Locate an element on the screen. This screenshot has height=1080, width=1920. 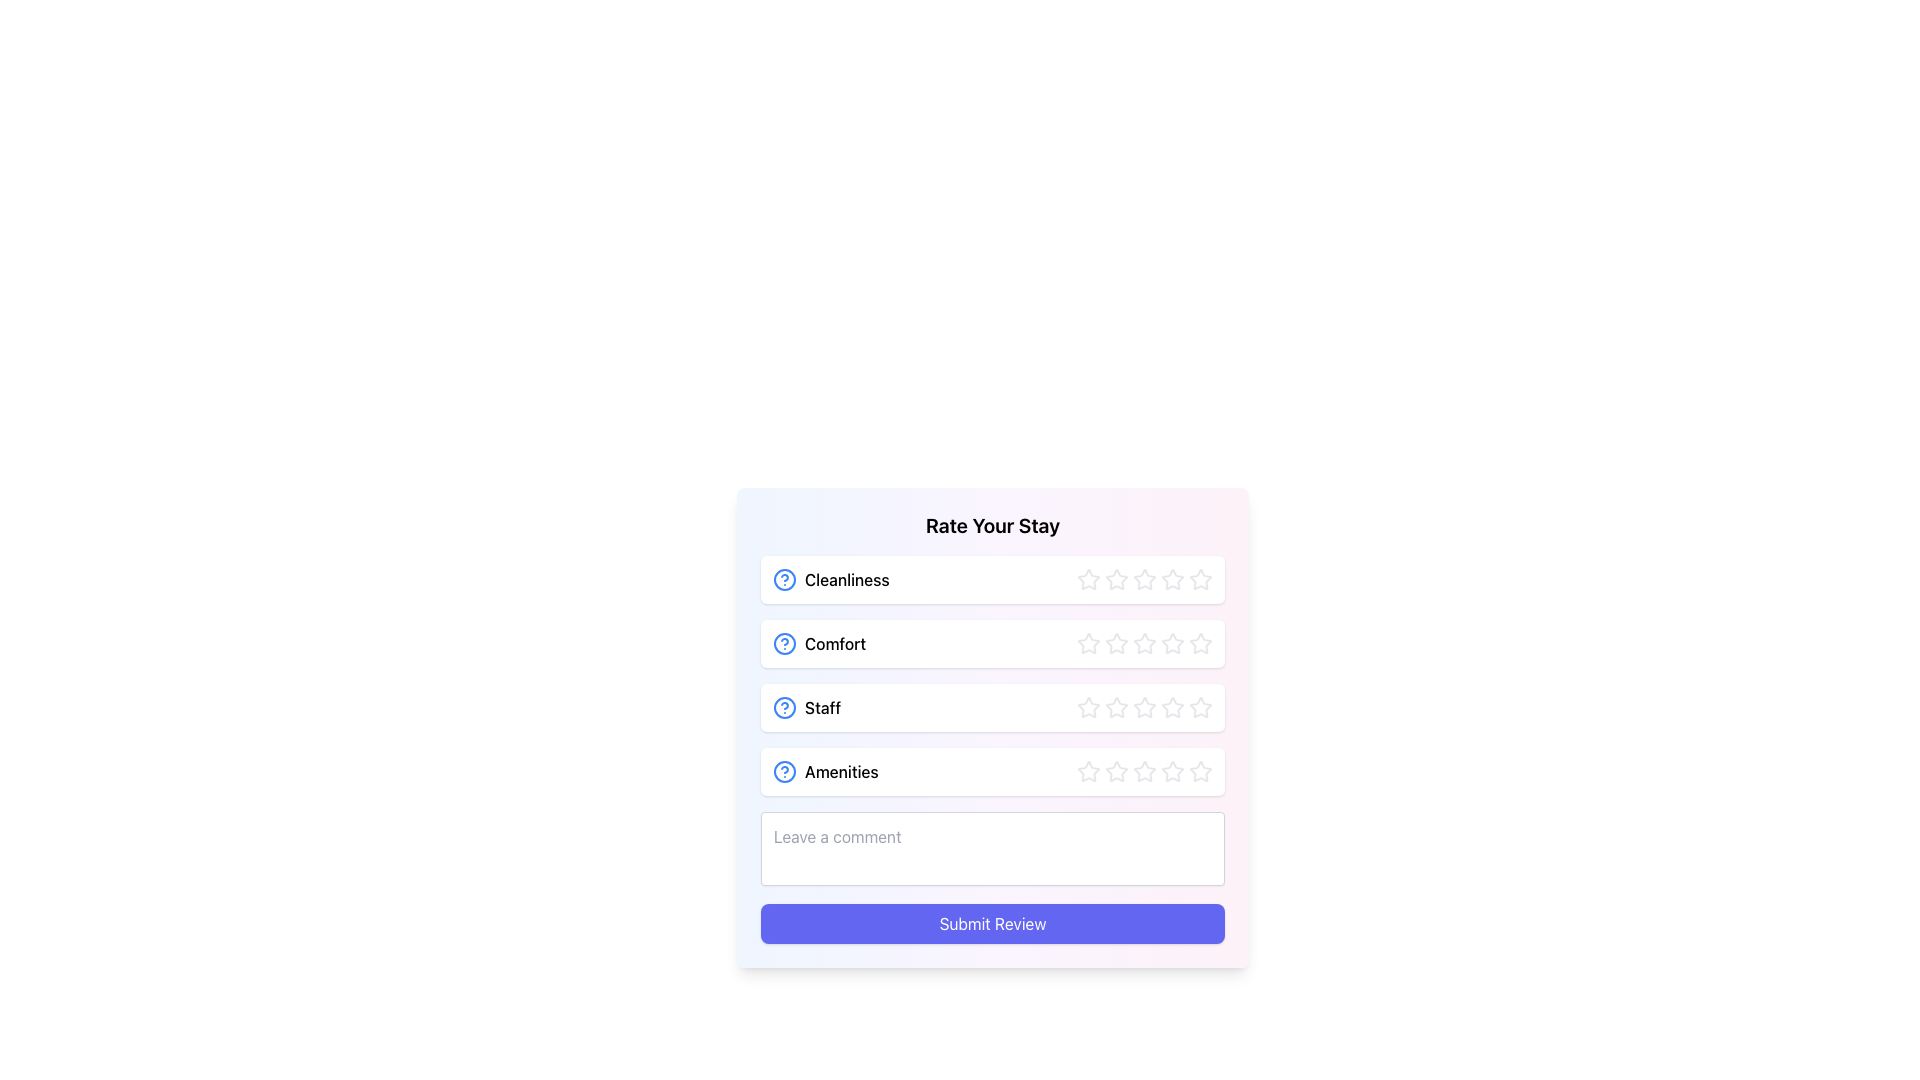
the 'Amenities' label with a blue question mark icon, which is the fourth item in the 'Rate Your Stay' card section, located between the 'Staff' section and the comment input box is located at coordinates (825, 770).